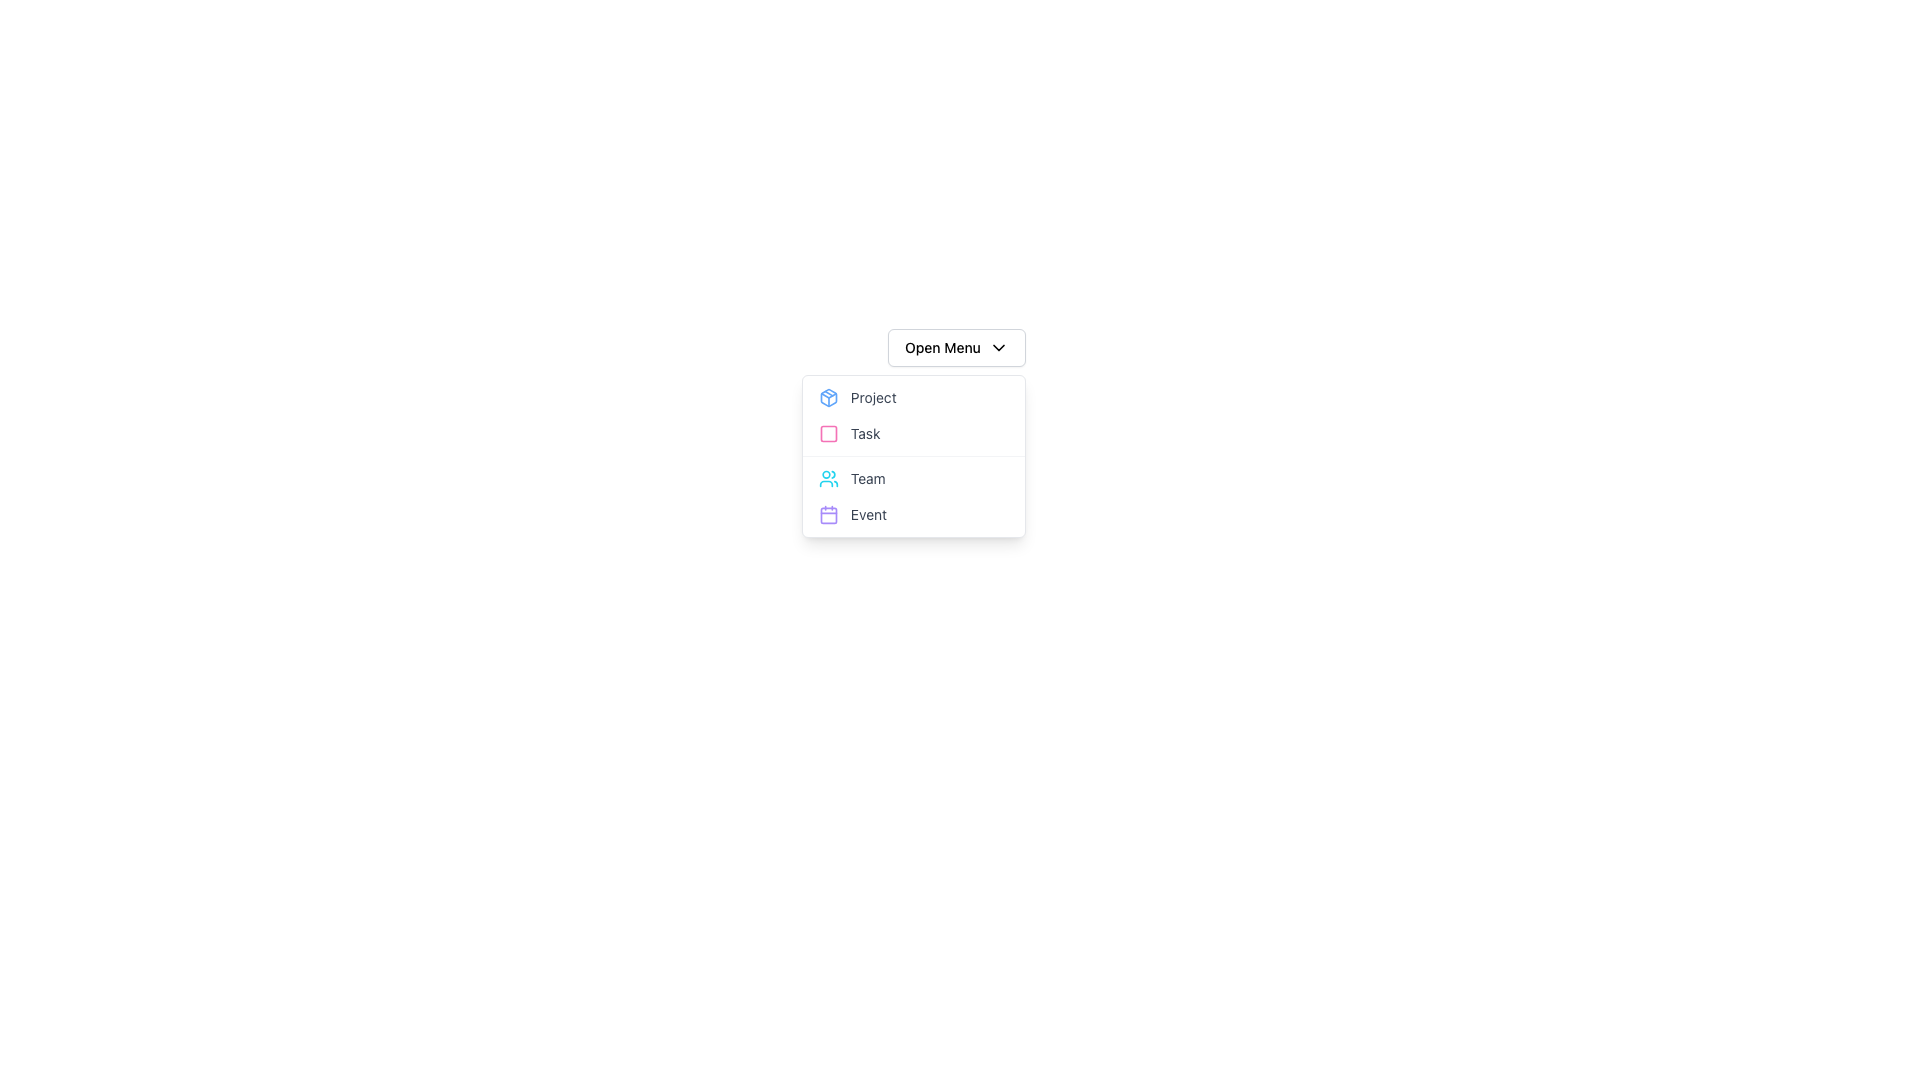  Describe the element at coordinates (828, 397) in the screenshot. I see `the 'Project' icon located to the left of the 'Project' text in the menu dropdown, specifically in the first item of the menu list` at that location.